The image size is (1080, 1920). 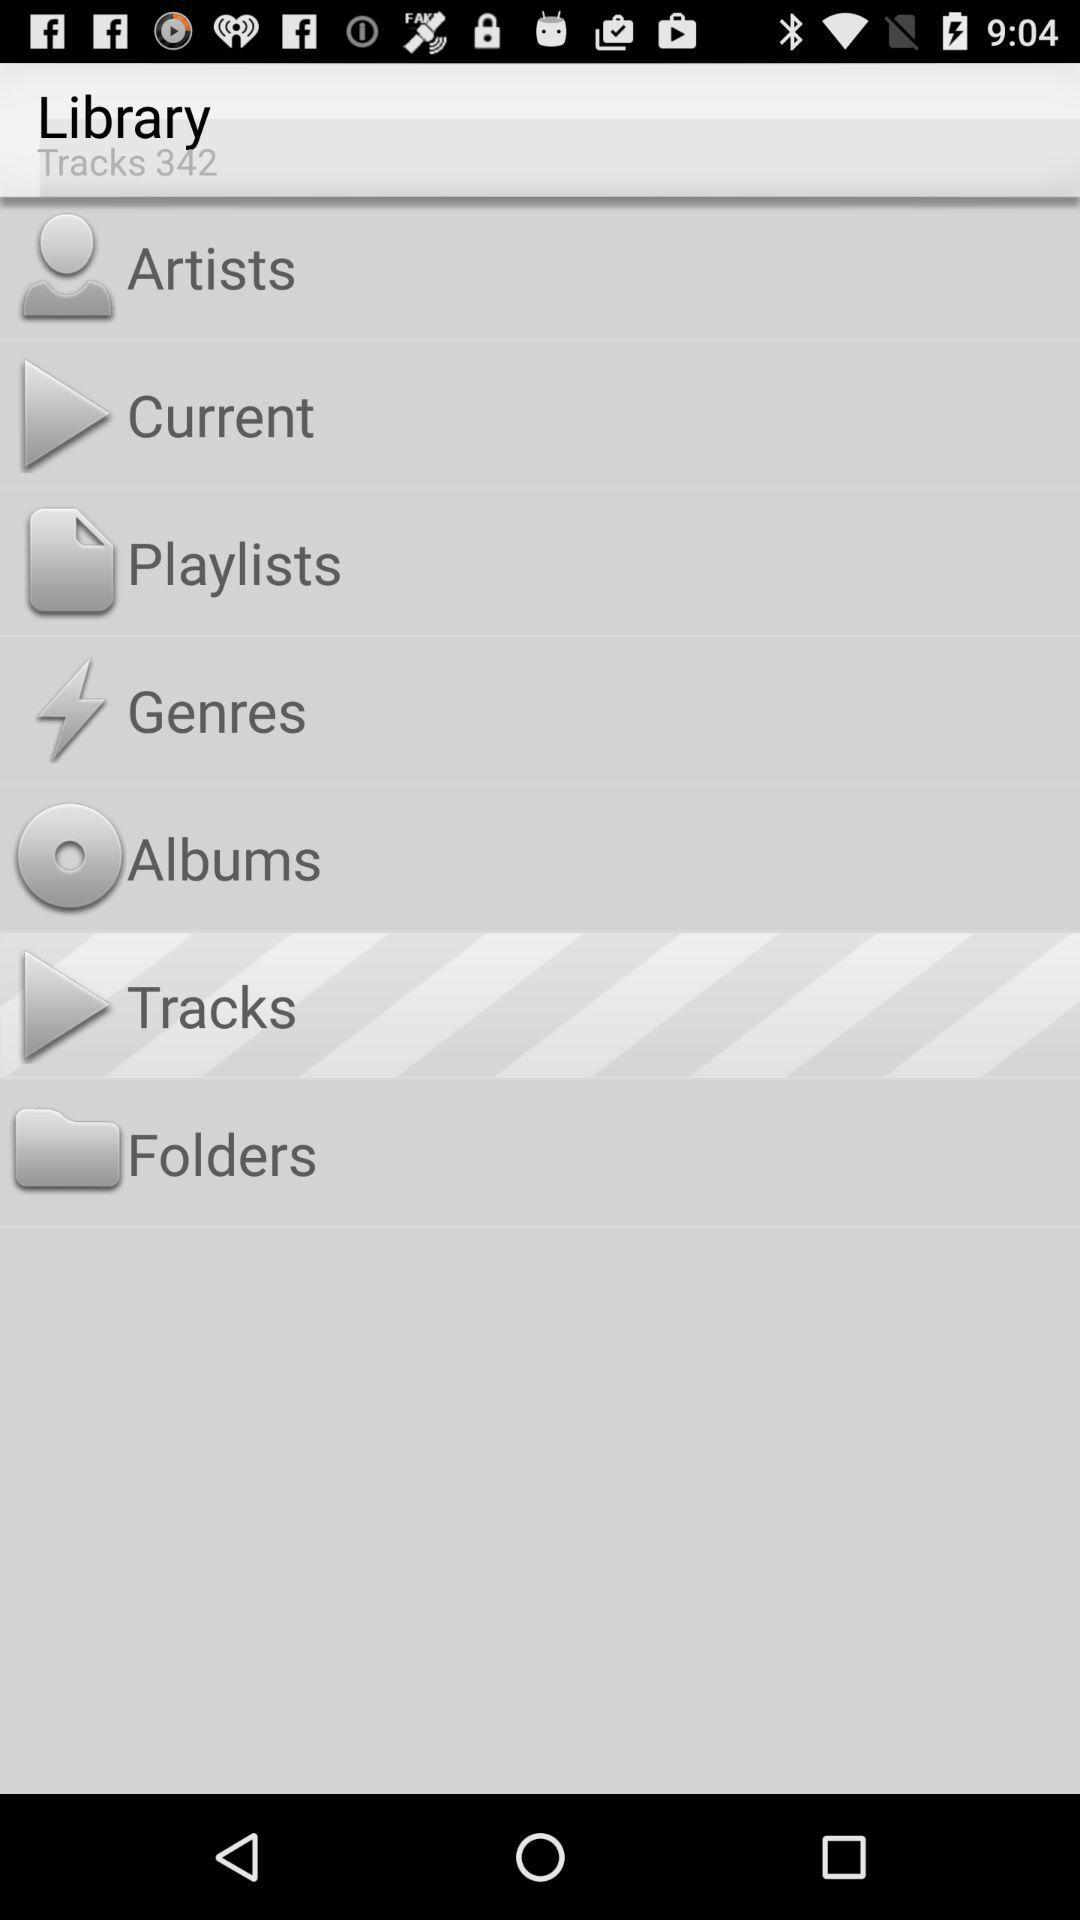 What do you see at coordinates (598, 265) in the screenshot?
I see `the app below the tracks 342 icon` at bounding box center [598, 265].